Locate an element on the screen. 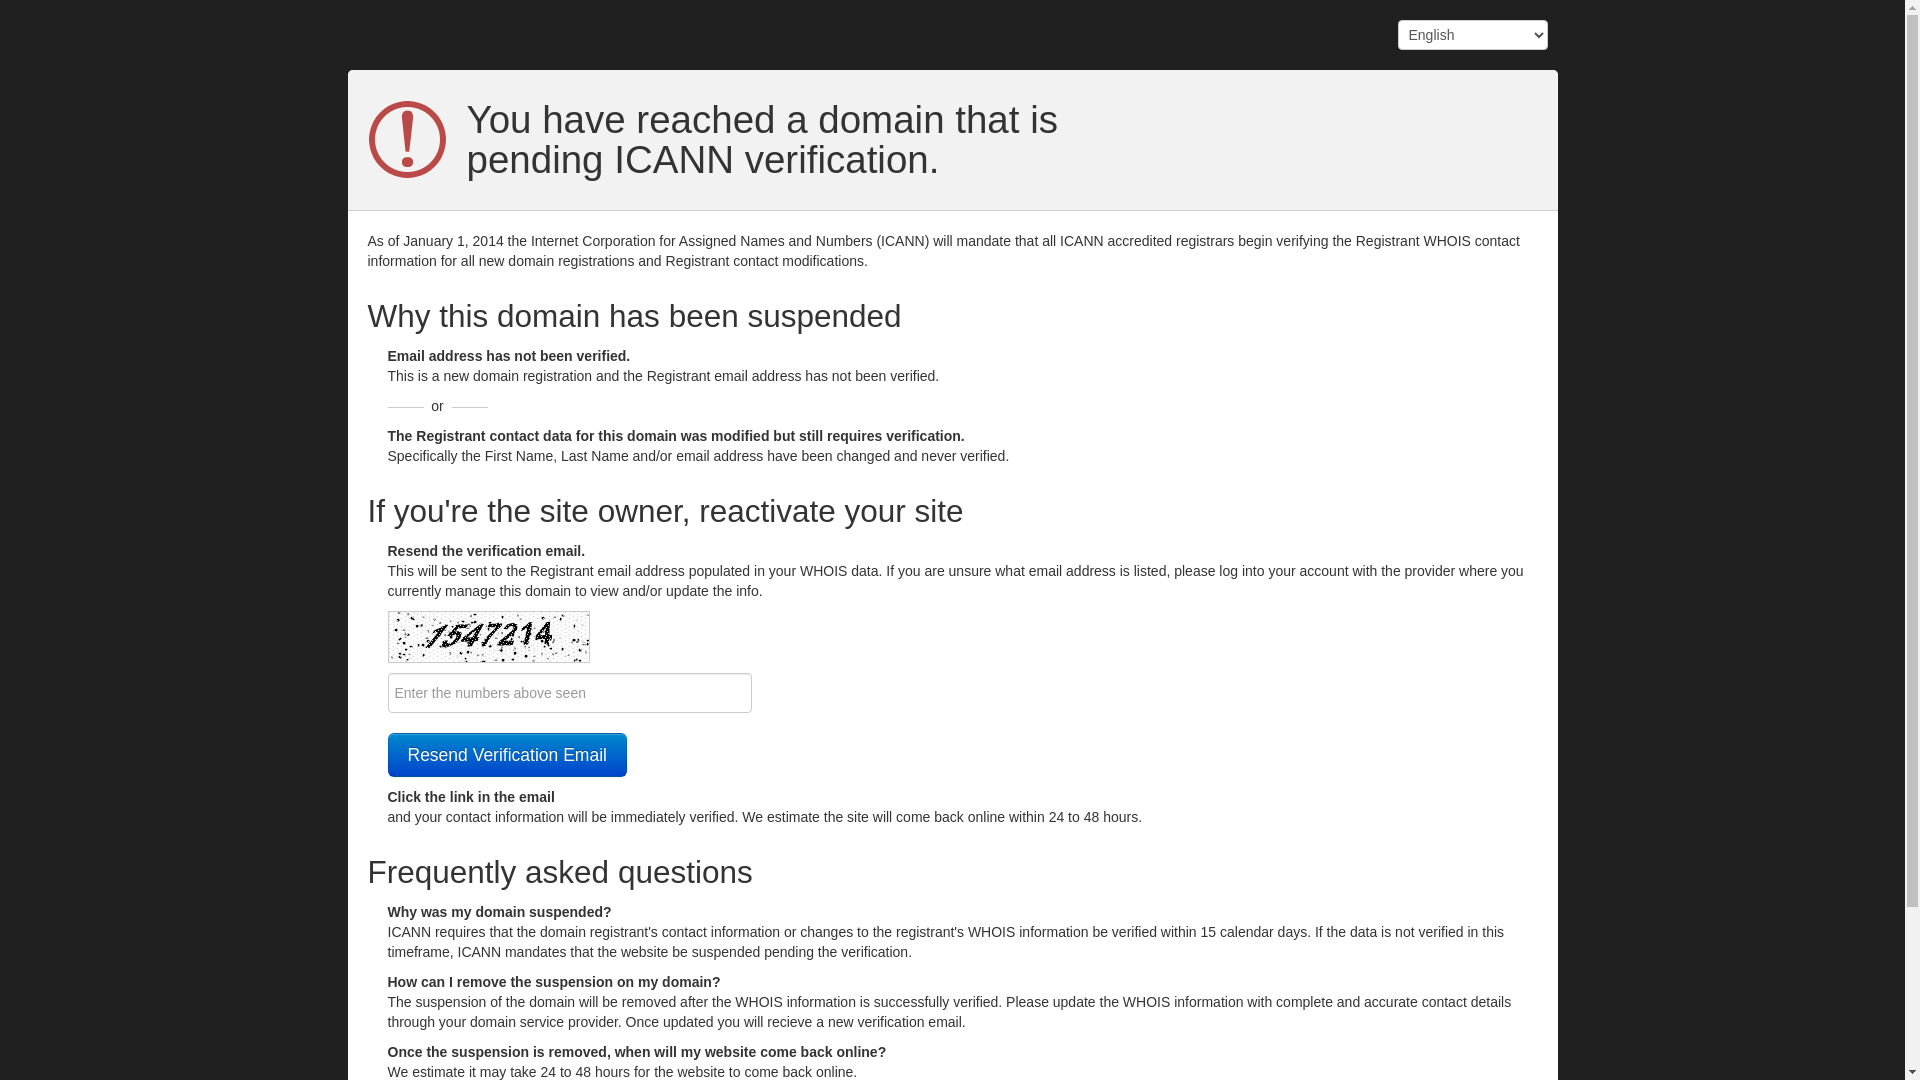 The width and height of the screenshot is (1920, 1080). 'Resend Verification Email' is located at coordinates (507, 755).